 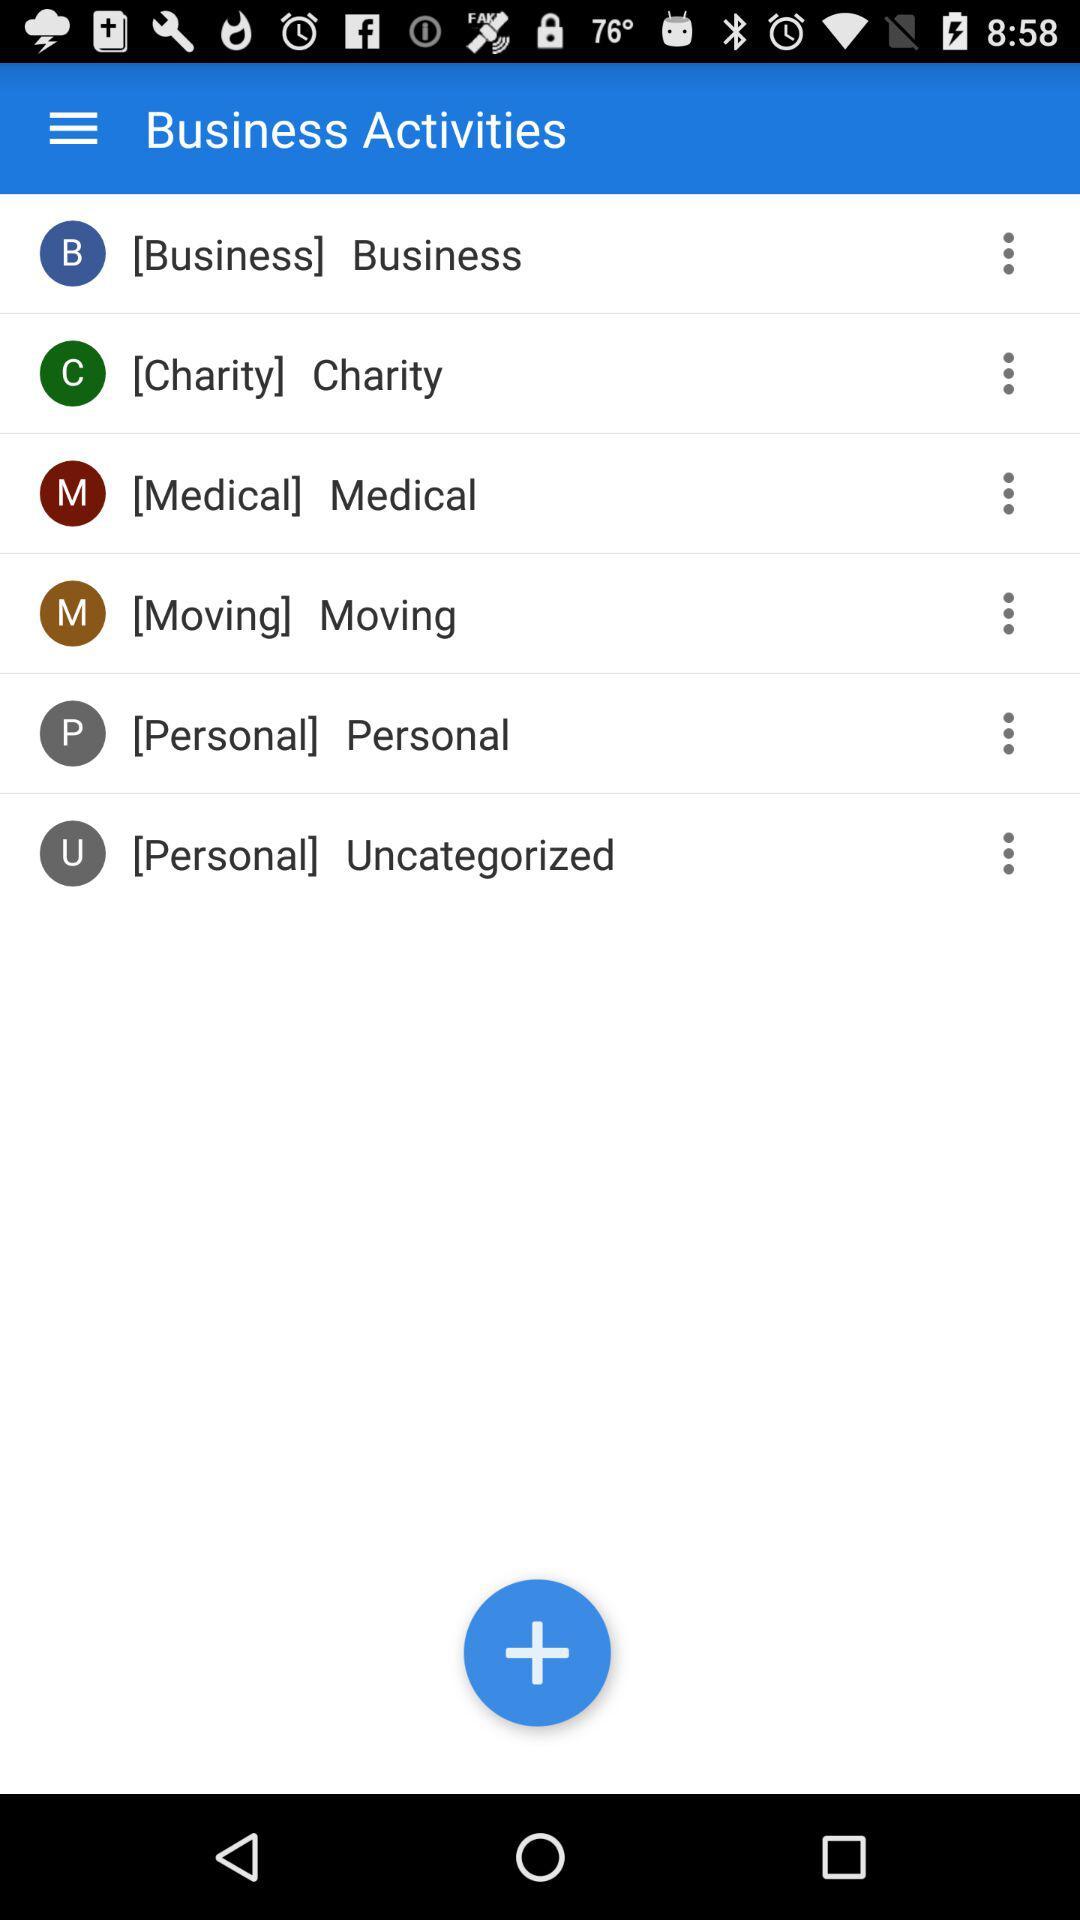 What do you see at coordinates (1015, 493) in the screenshot?
I see `more information toggle` at bounding box center [1015, 493].